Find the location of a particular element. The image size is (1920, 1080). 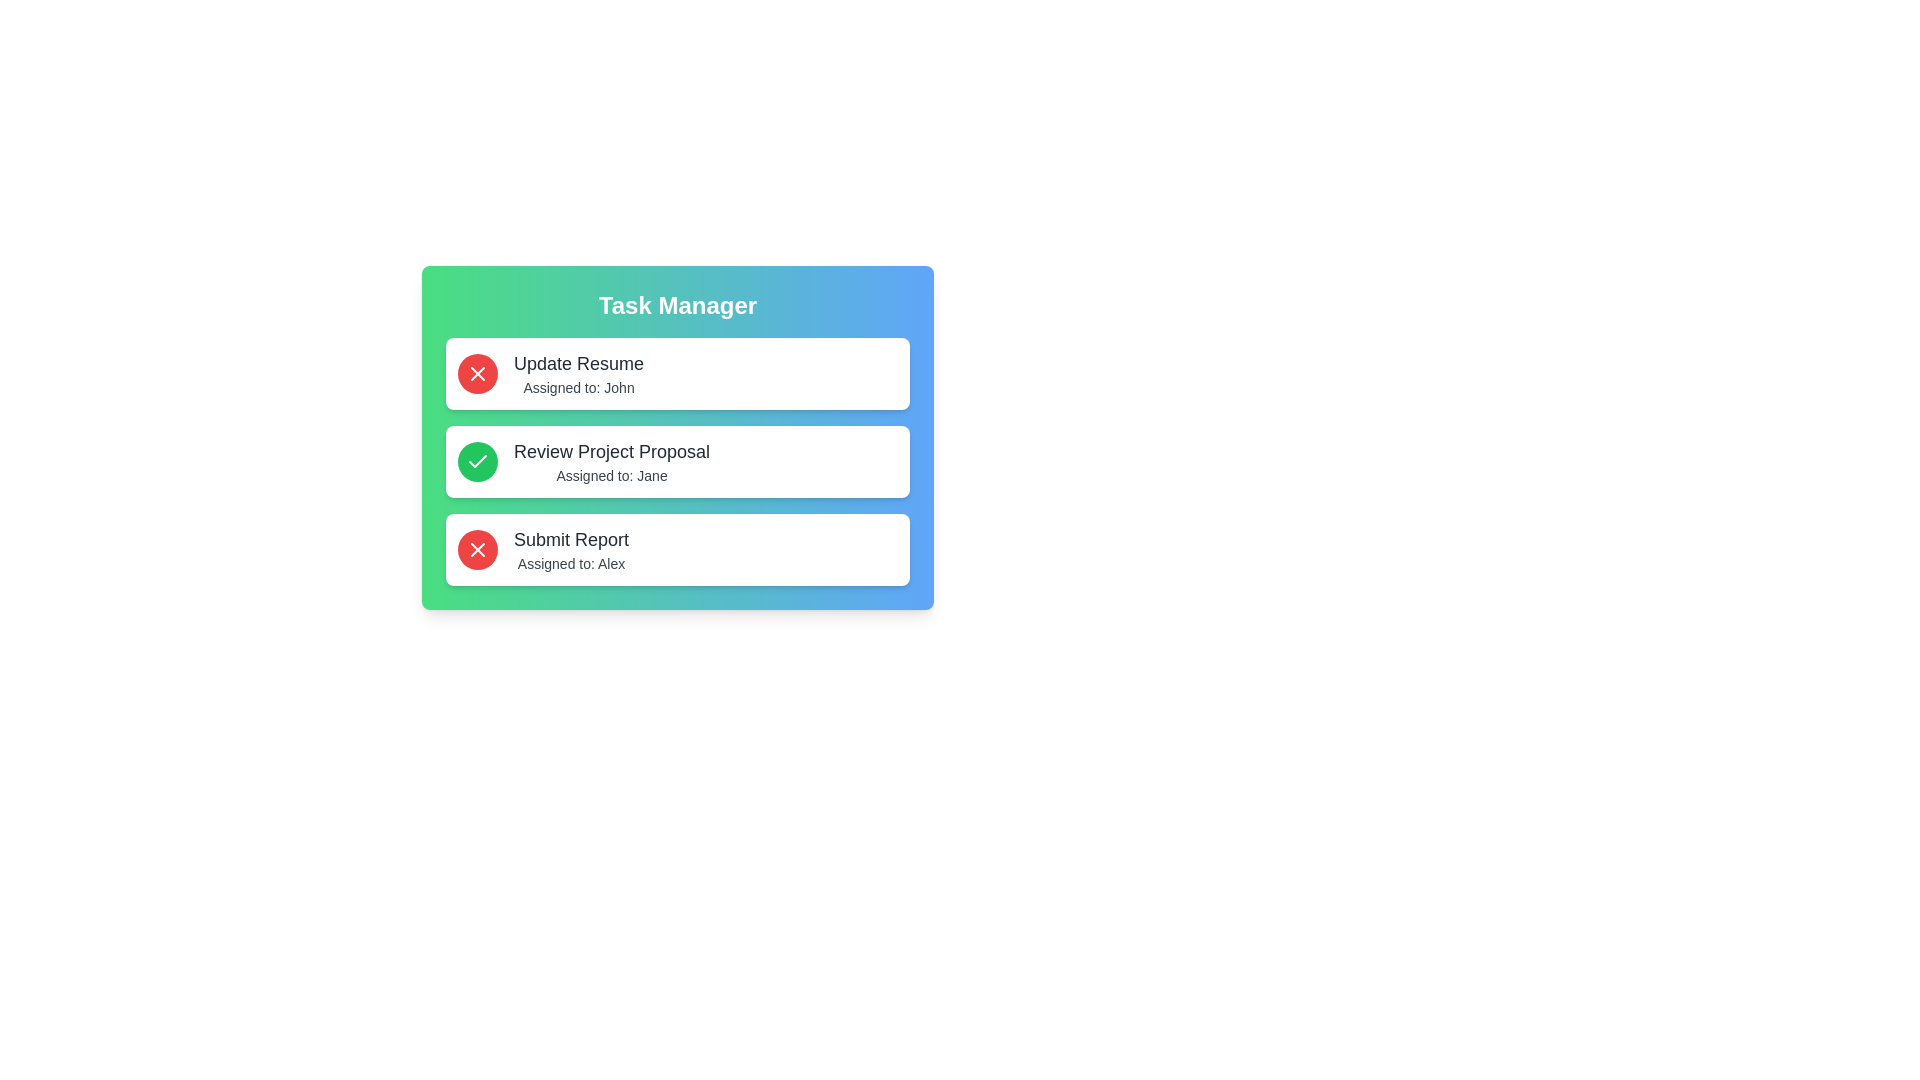

the task item Update Resume to reveal additional context is located at coordinates (677, 374).